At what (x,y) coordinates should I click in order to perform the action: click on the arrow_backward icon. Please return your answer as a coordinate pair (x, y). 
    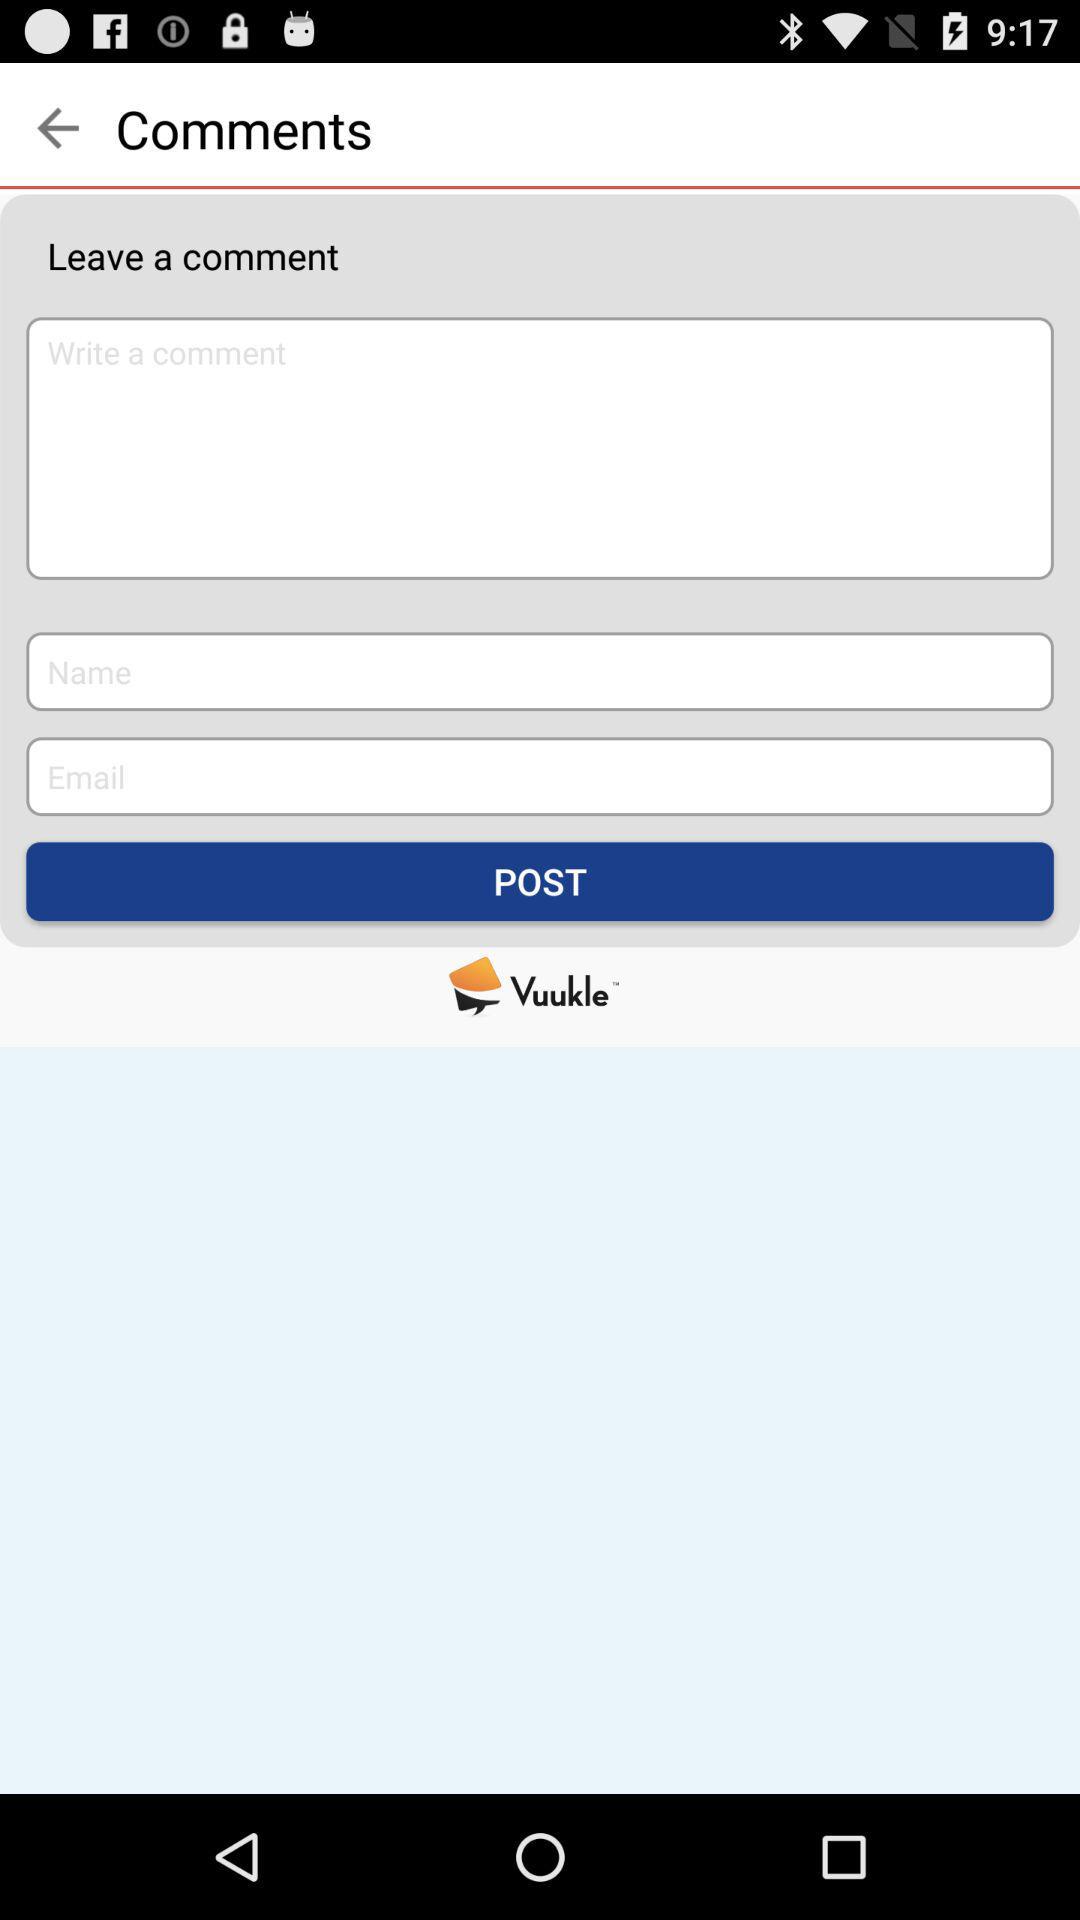
    Looking at the image, I should click on (56, 136).